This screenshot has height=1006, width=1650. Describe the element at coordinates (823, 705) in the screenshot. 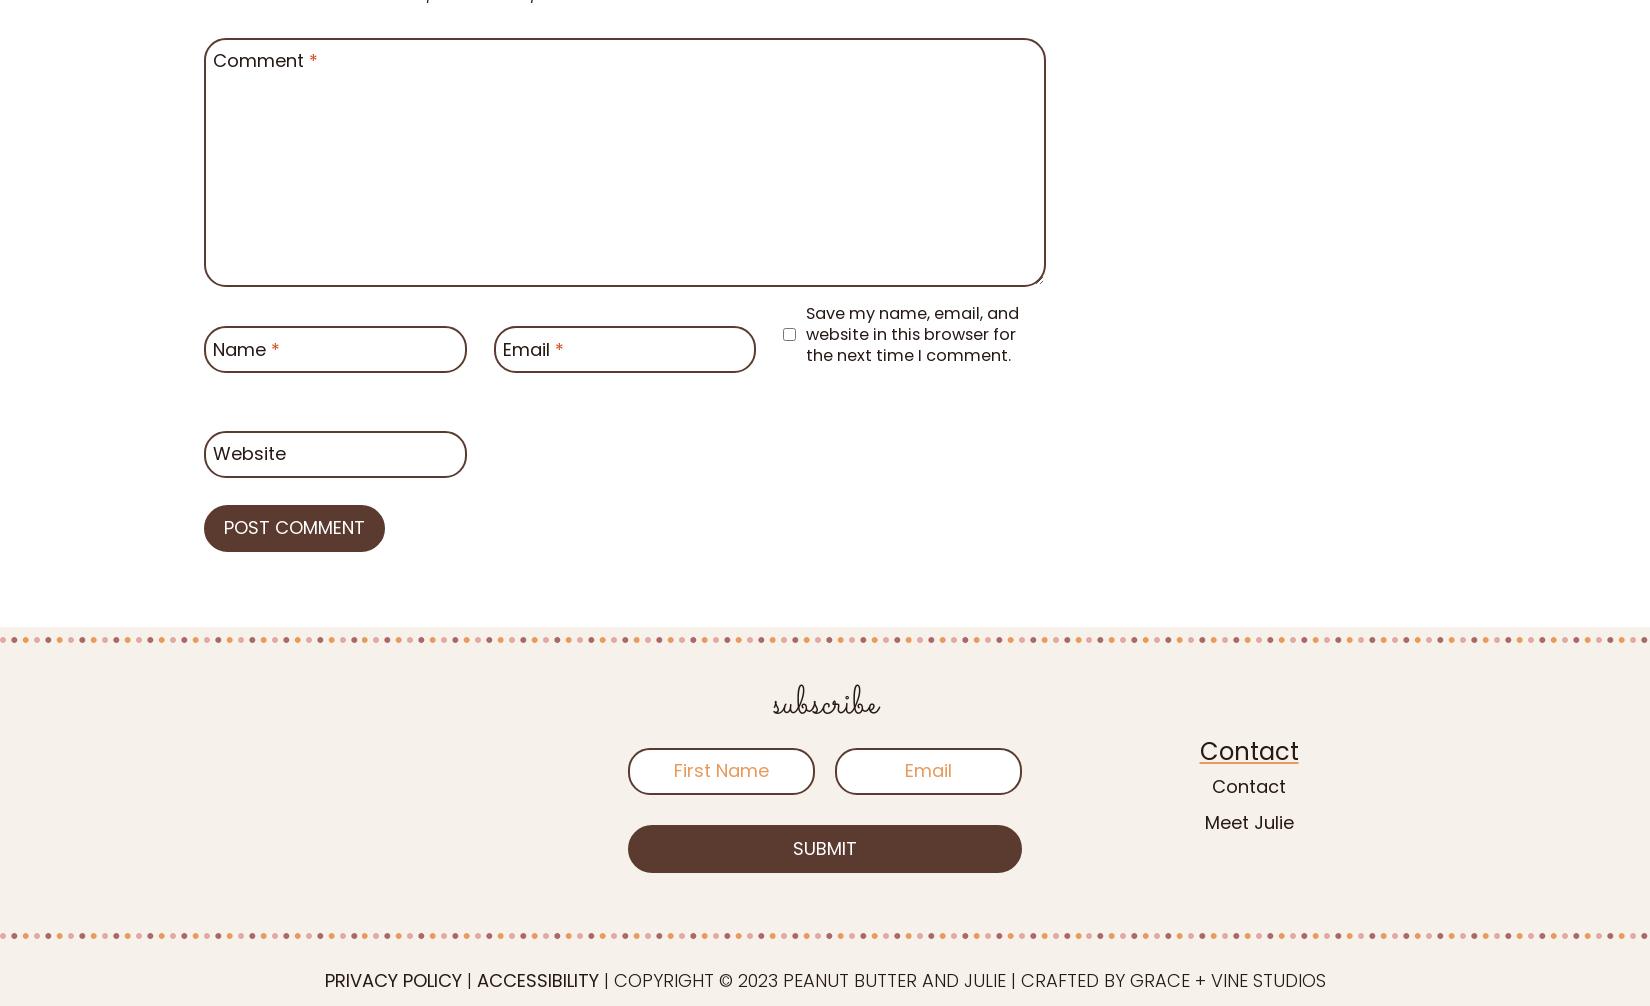

I see `'subscribe'` at that location.